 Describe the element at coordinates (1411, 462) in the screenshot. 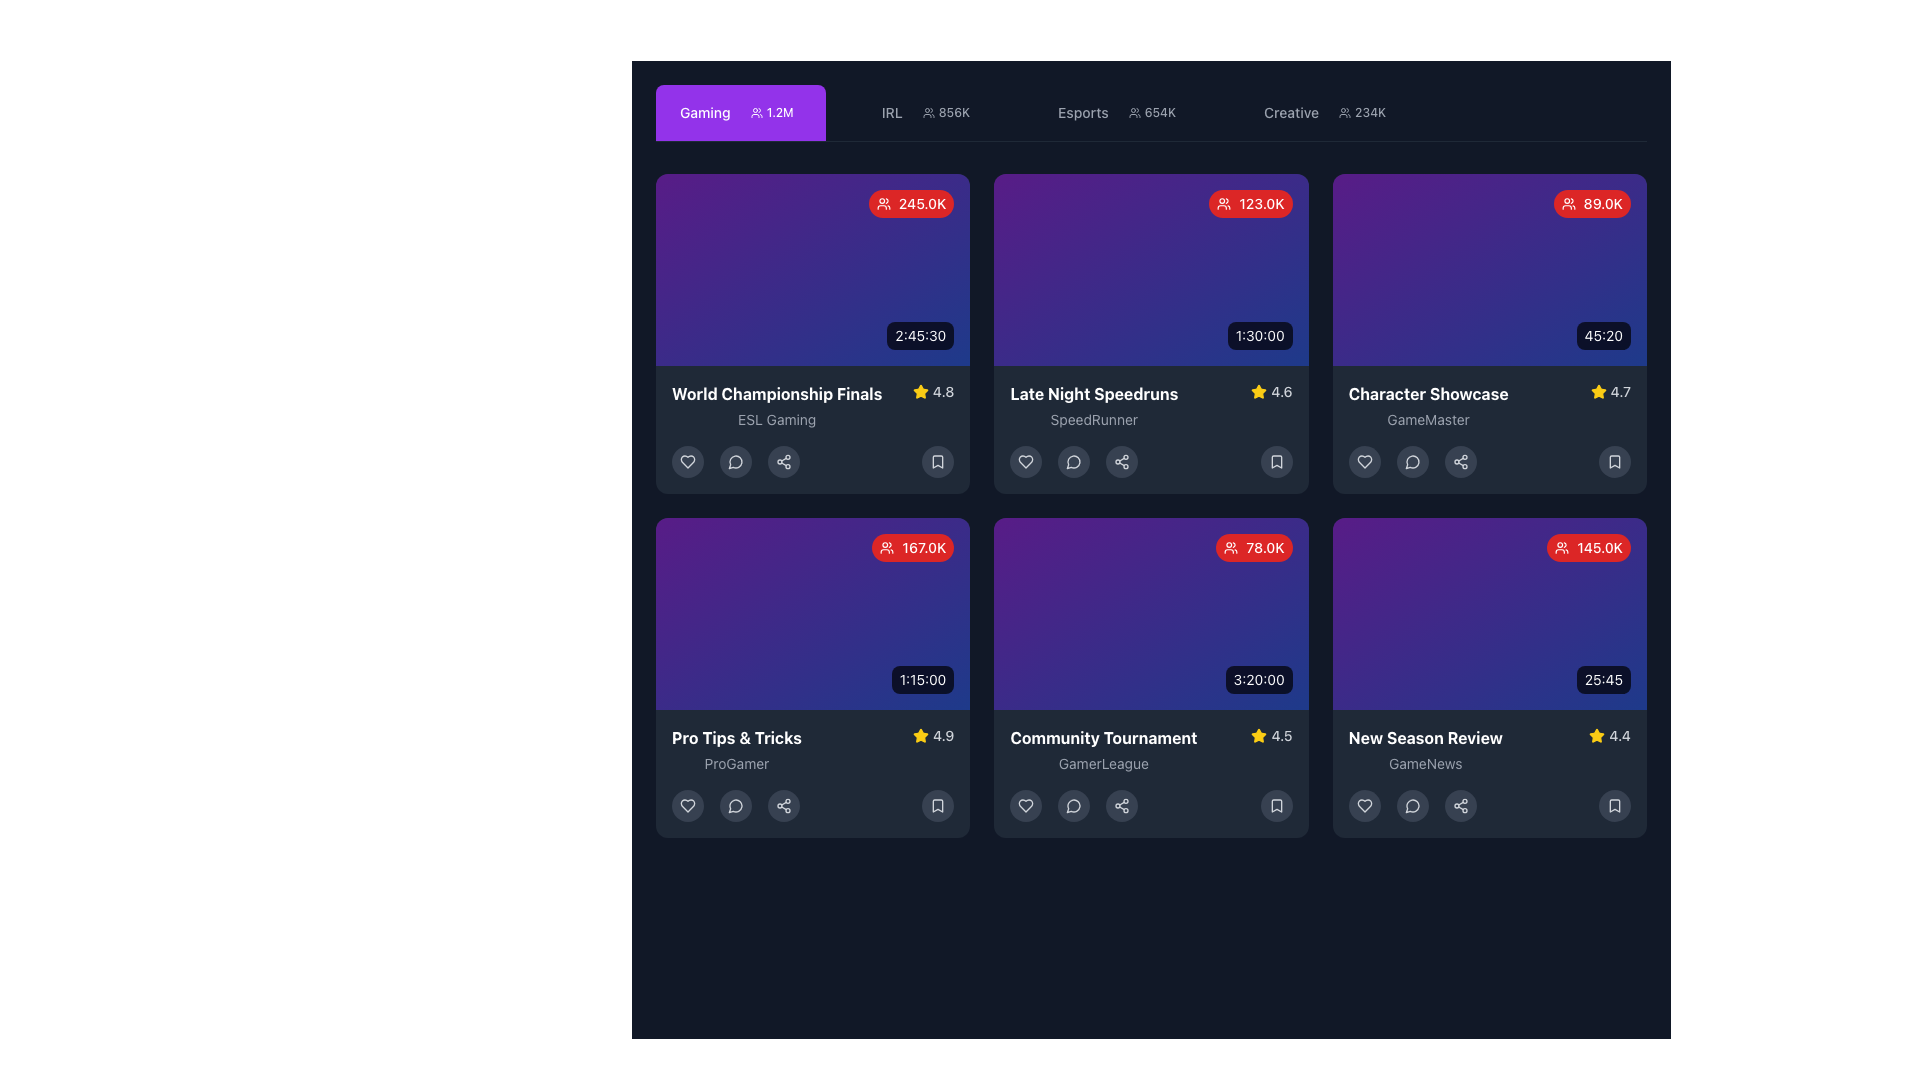

I see `the circular button with a speech bubble icon located in the footer of the 'Character Showcase' card to observe the hover effect` at that location.